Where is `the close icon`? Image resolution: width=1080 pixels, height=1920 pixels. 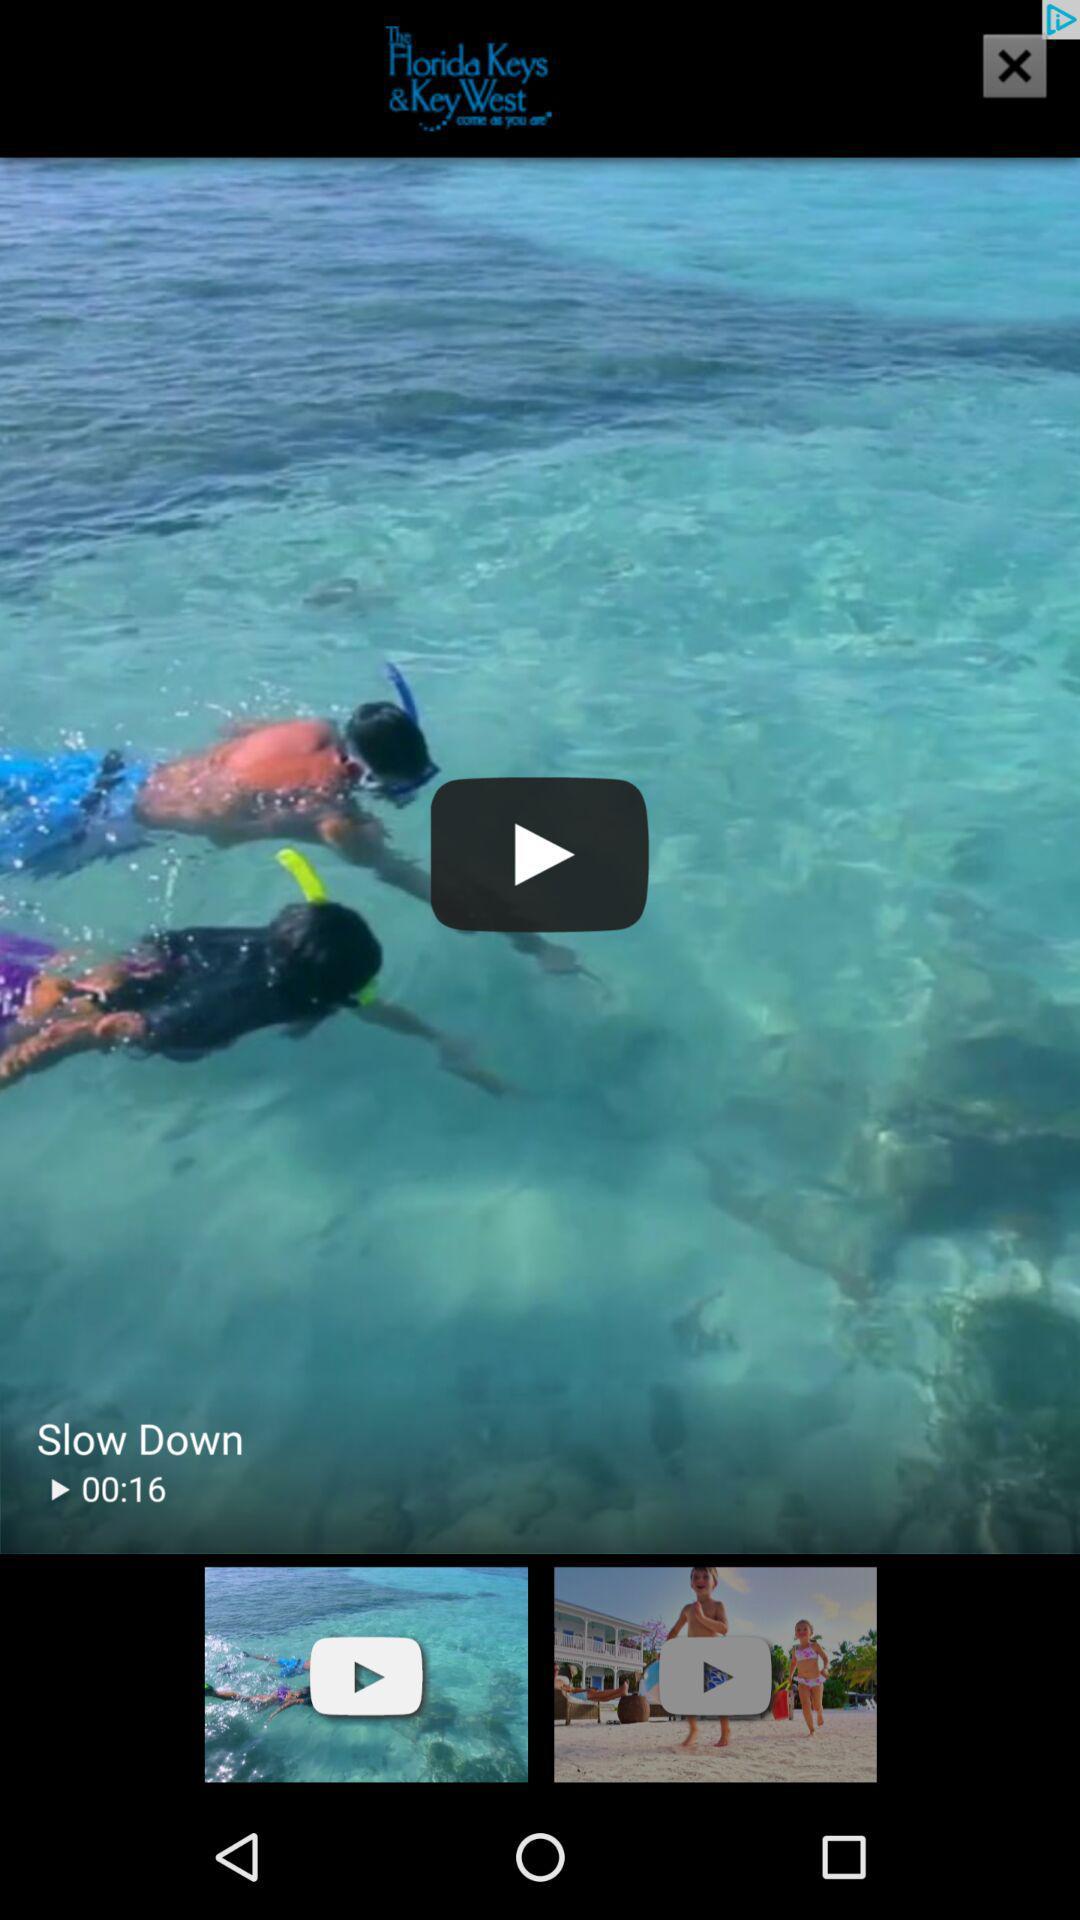
the close icon is located at coordinates (1014, 70).